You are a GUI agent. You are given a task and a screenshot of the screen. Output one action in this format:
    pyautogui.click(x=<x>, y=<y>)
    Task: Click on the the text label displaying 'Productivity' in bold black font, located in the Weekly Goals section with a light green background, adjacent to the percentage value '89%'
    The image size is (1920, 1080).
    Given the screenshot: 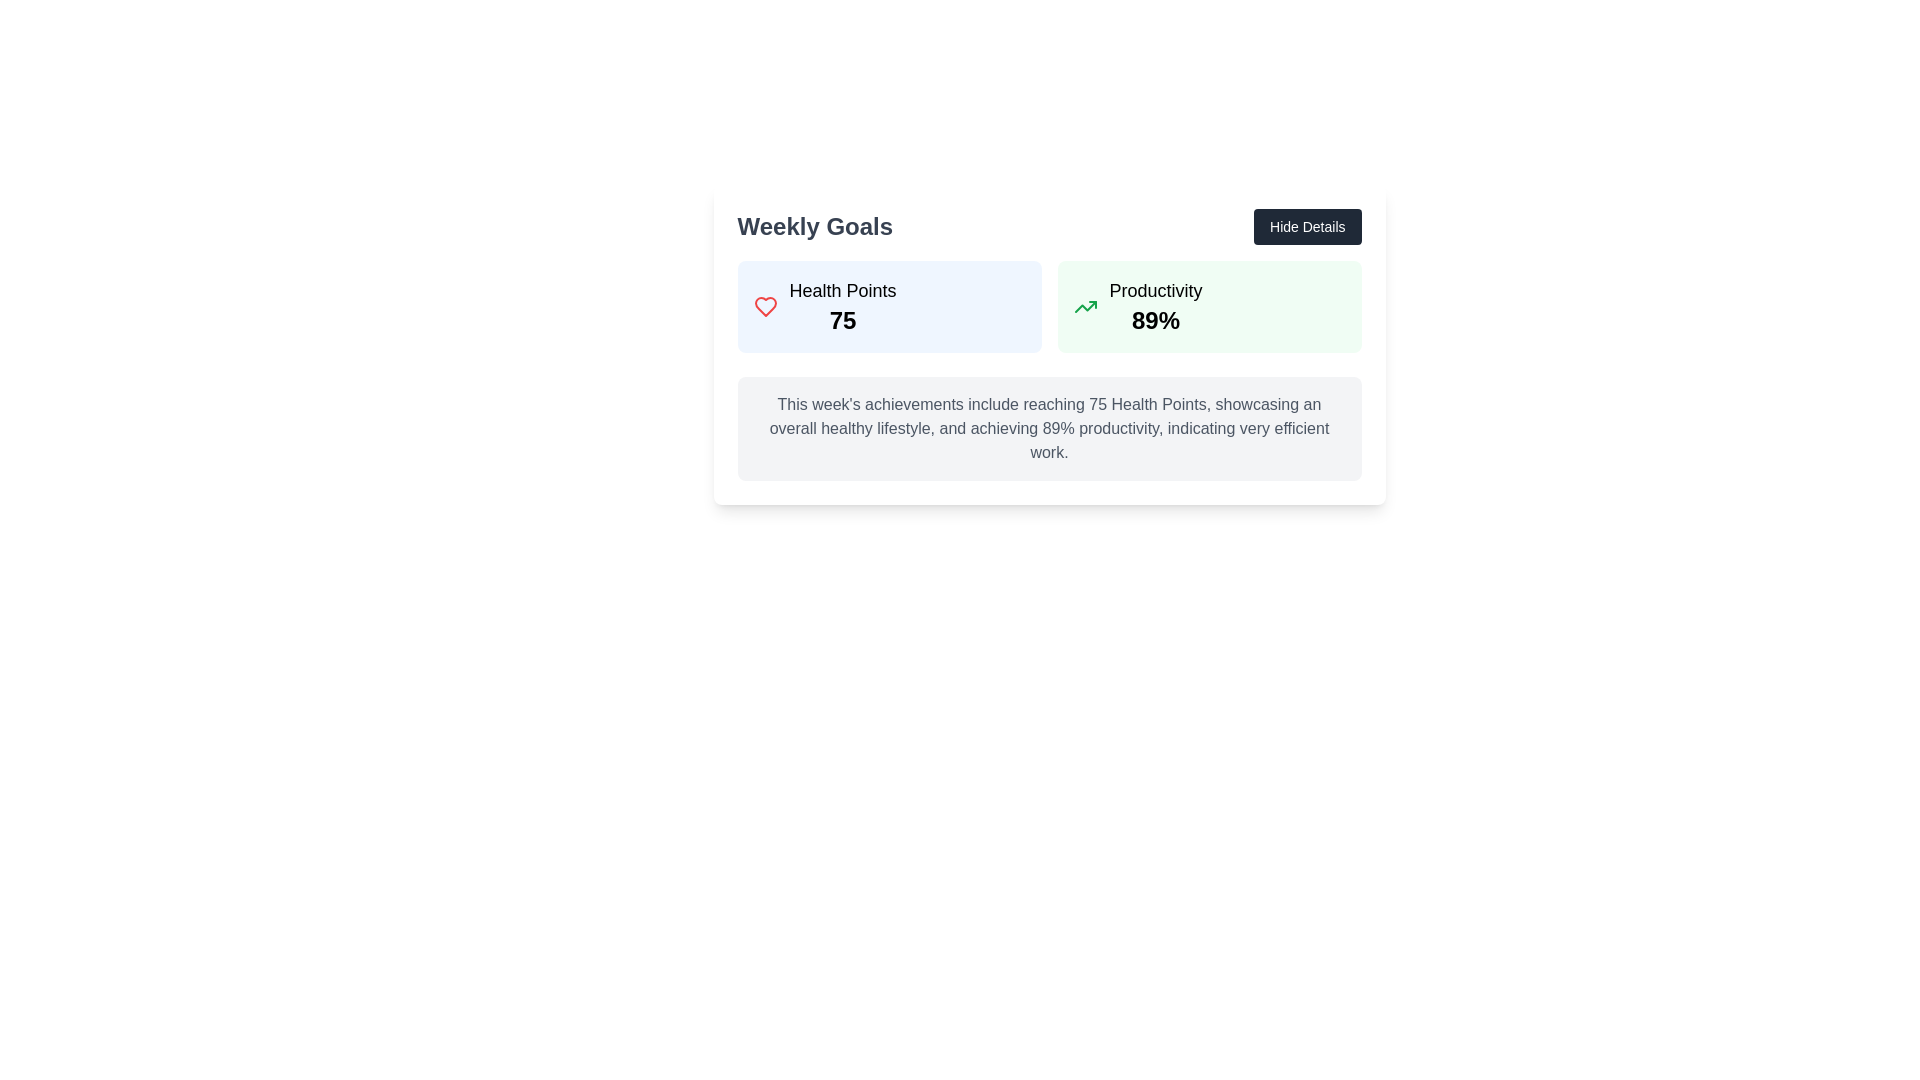 What is the action you would take?
    pyautogui.click(x=1156, y=290)
    